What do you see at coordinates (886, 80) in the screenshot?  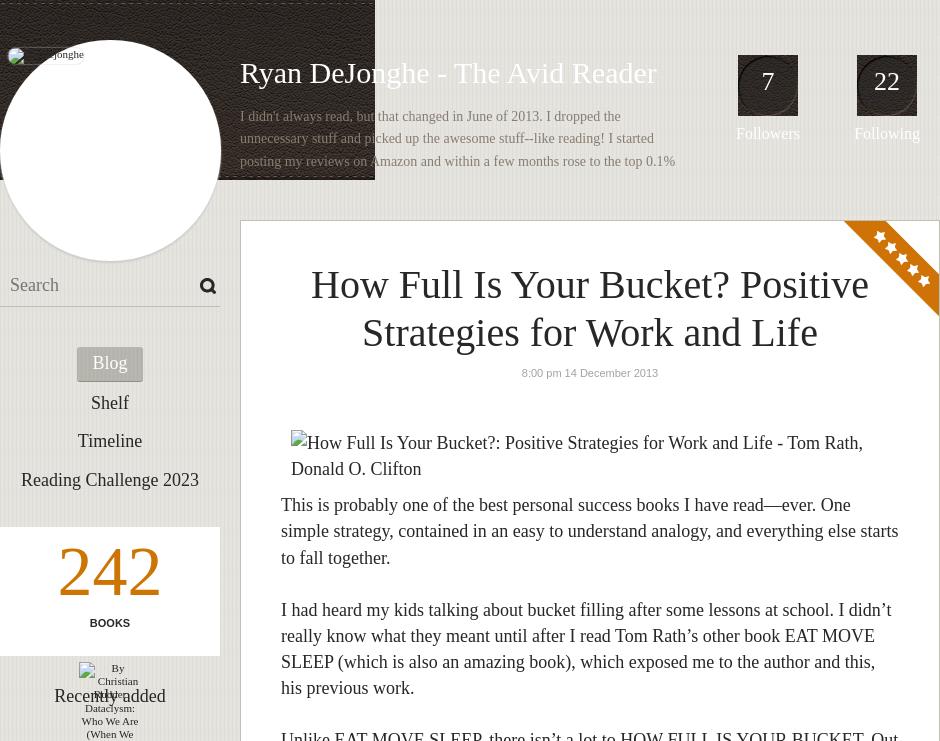 I see `'22'` at bounding box center [886, 80].